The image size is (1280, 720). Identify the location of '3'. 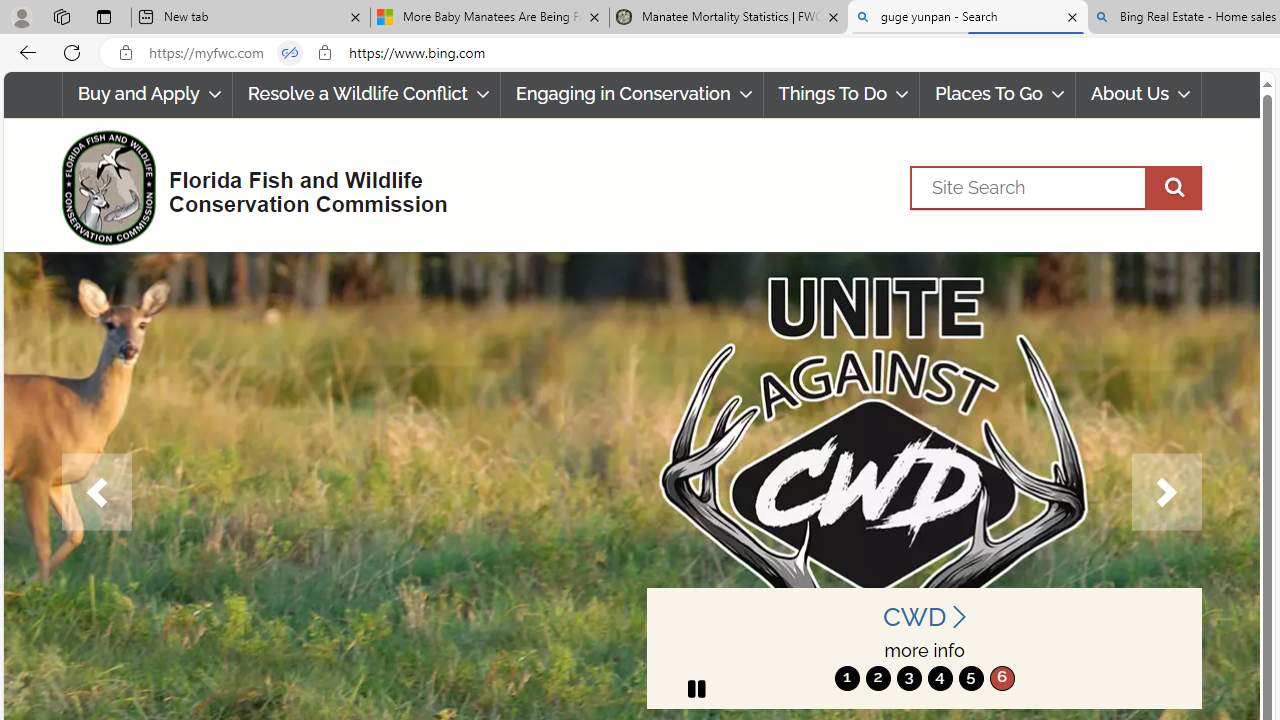
(907, 677).